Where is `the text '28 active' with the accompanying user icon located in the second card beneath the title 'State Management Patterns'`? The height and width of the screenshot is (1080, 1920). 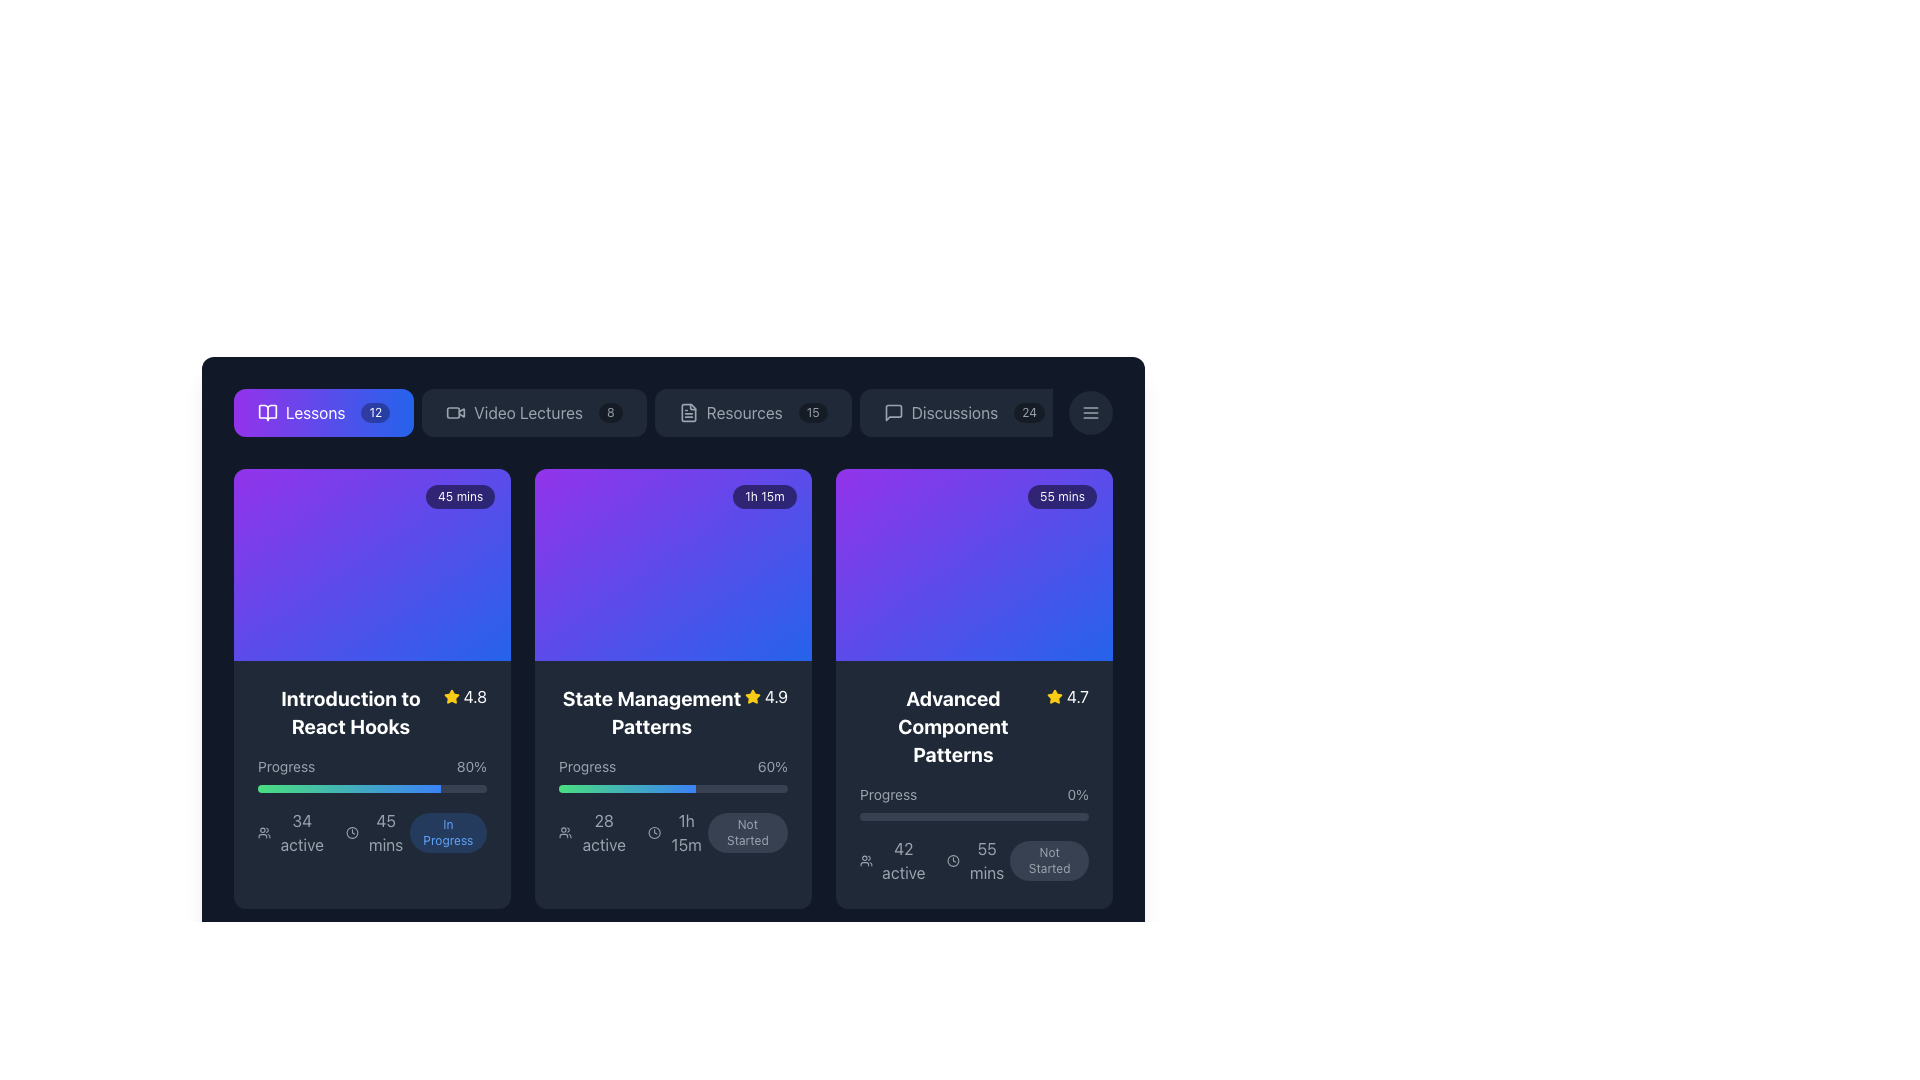 the text '28 active' with the accompanying user icon located in the second card beneath the title 'State Management Patterns' is located at coordinates (594, 833).